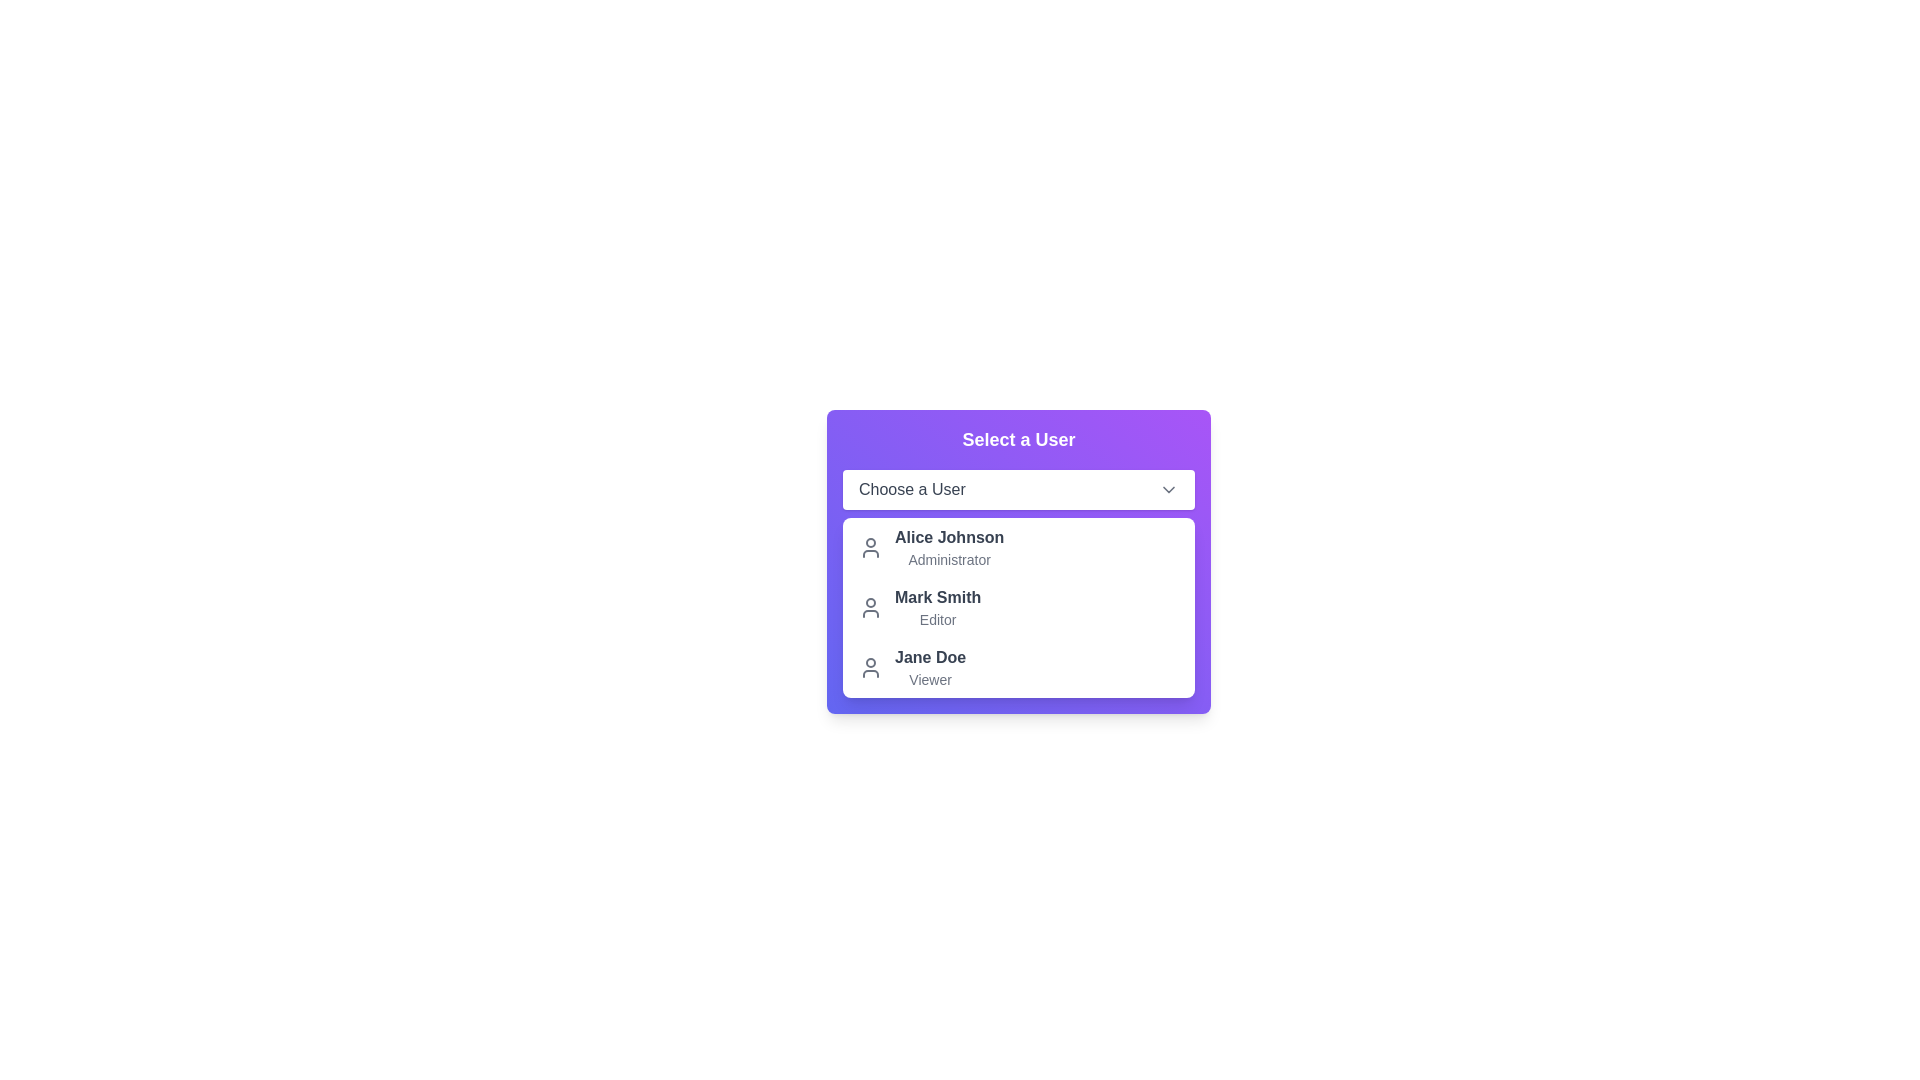  Describe the element at coordinates (937, 607) in the screenshot. I see `the Composite text label that identifies the second user in the list, positioned between 'Alice Johnson - Administrator' and 'Jane Doe - Viewer'` at that location.